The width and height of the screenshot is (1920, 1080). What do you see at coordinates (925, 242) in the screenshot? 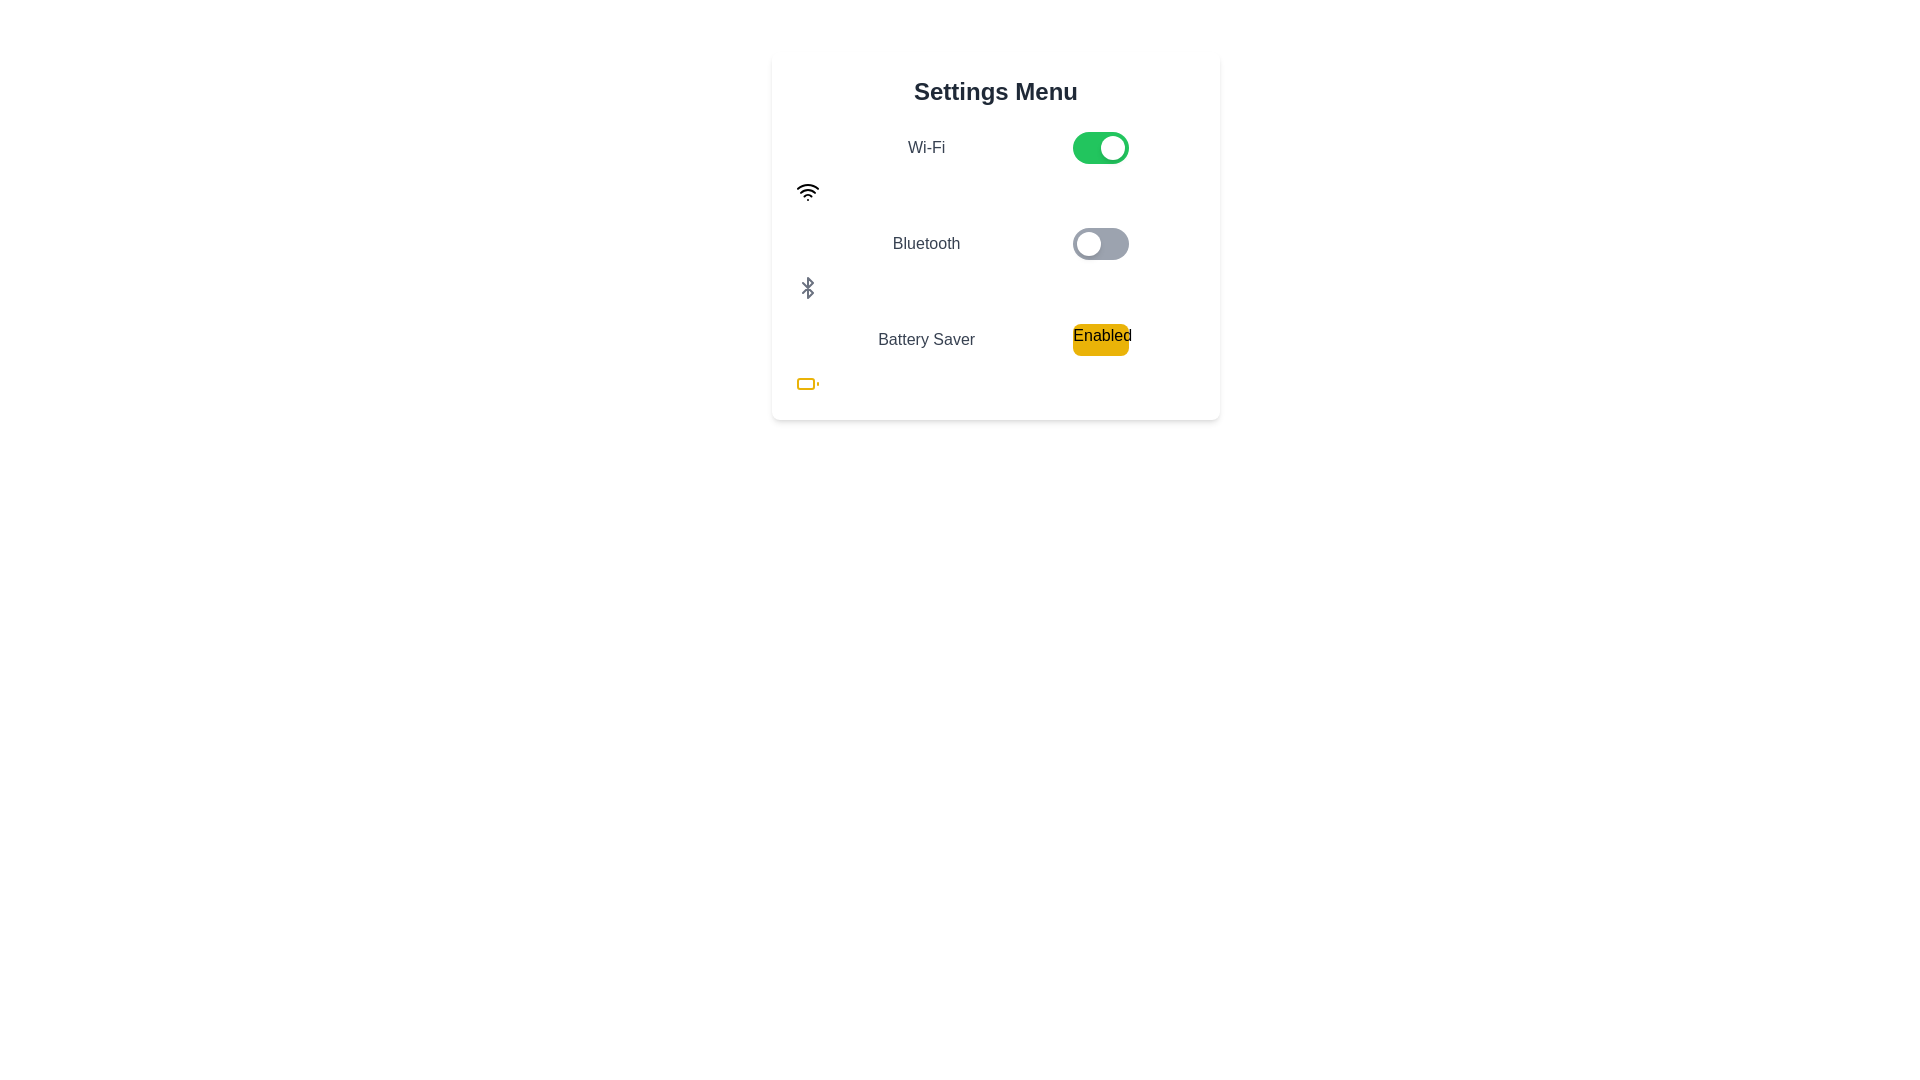
I see `the association of the 'Bluetooth' label with the toggle switch located below it` at bounding box center [925, 242].